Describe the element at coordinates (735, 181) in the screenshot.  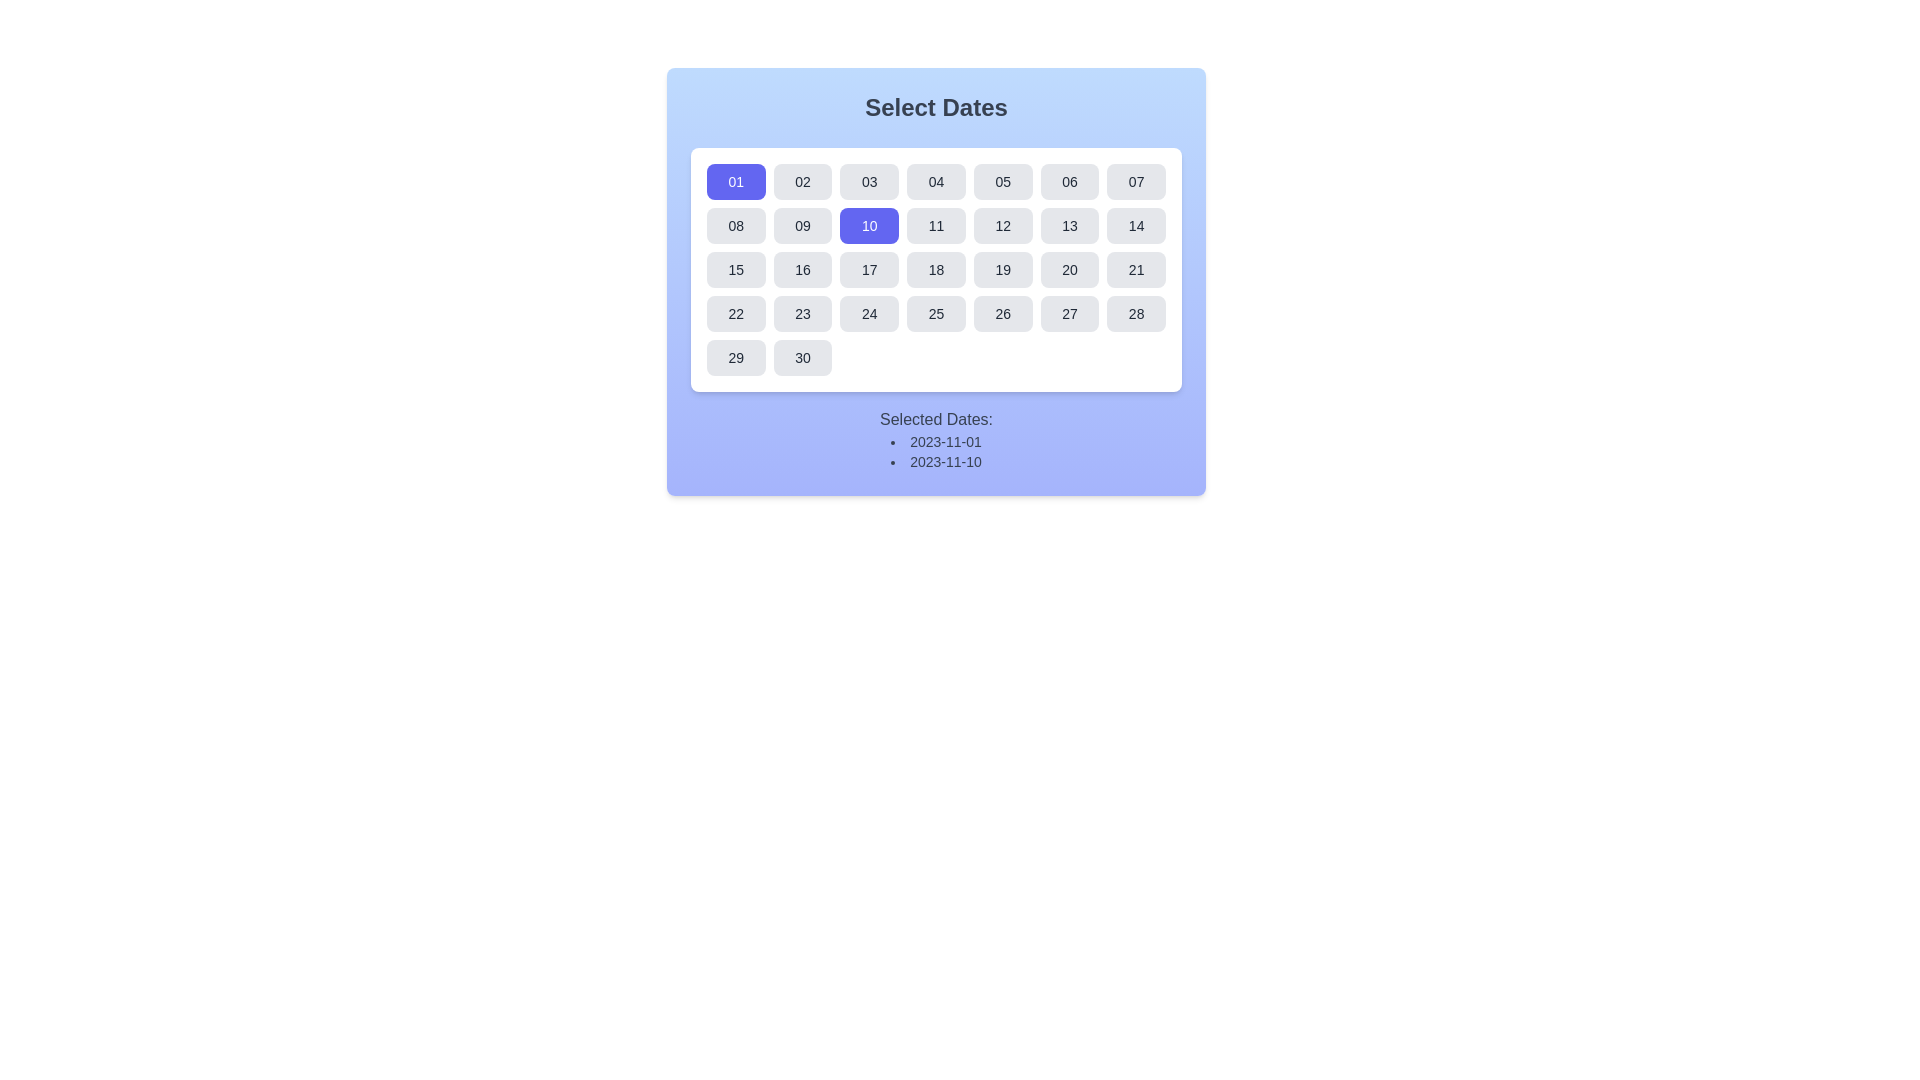
I see `the first button in the first row of the date selection grid, which selects the date value '01'` at that location.